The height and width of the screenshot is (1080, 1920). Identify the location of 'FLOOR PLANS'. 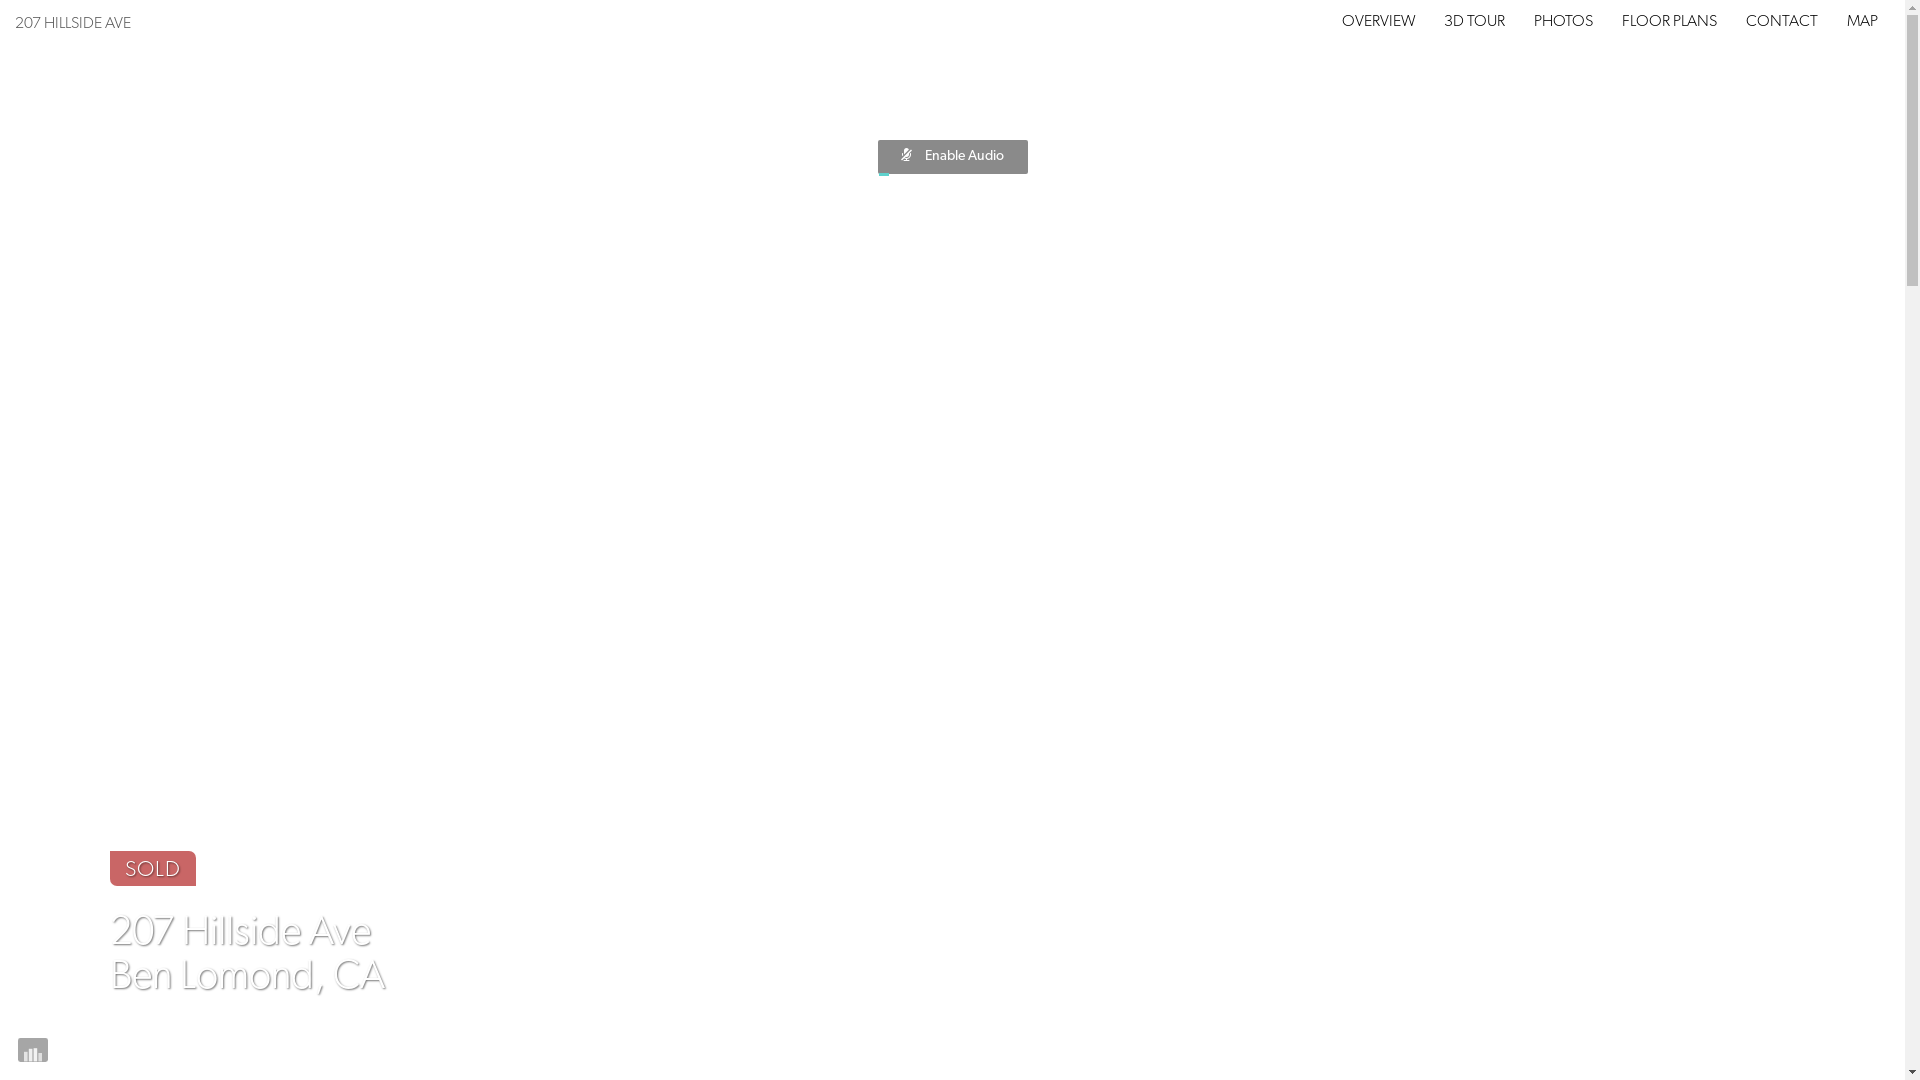
(1622, 22).